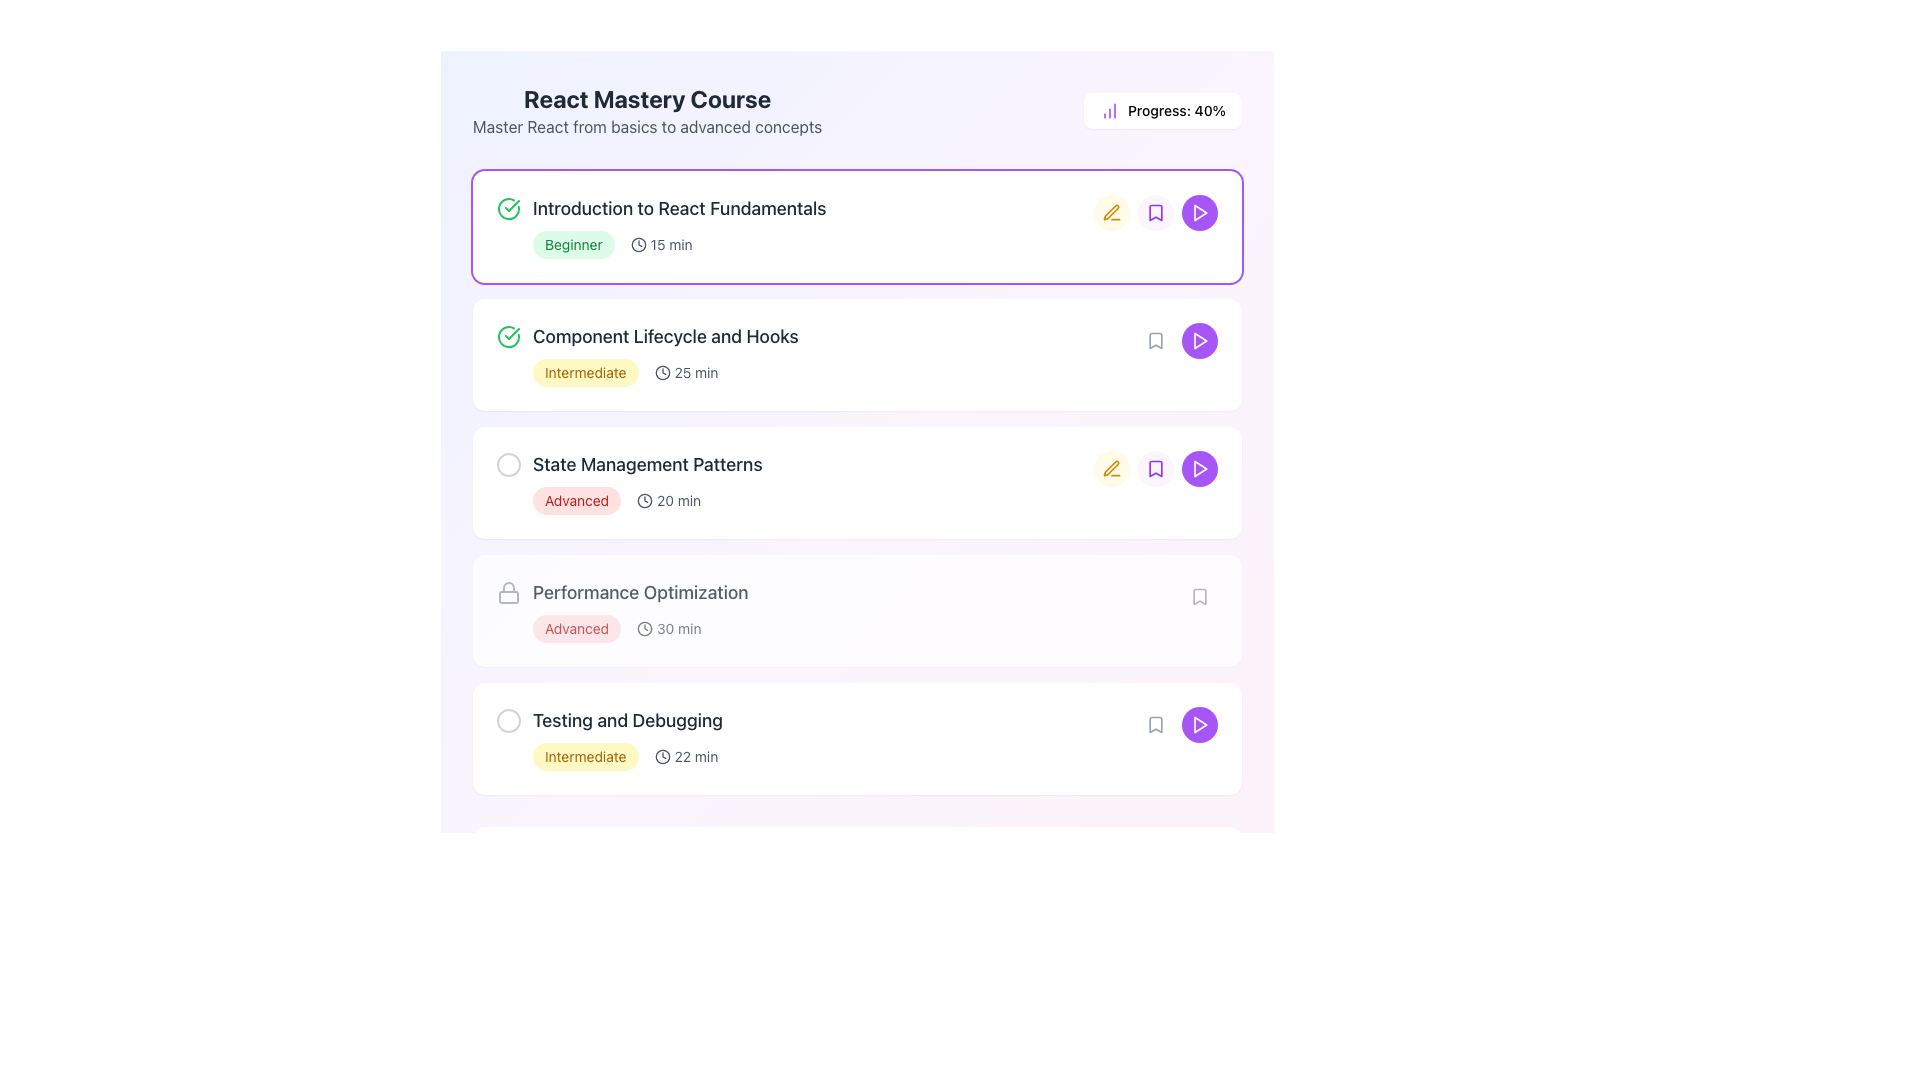 The image size is (1920, 1080). I want to click on the pen icon used for editing, located next to the course title 'Introduction to React Fundamentals', so click(1110, 468).